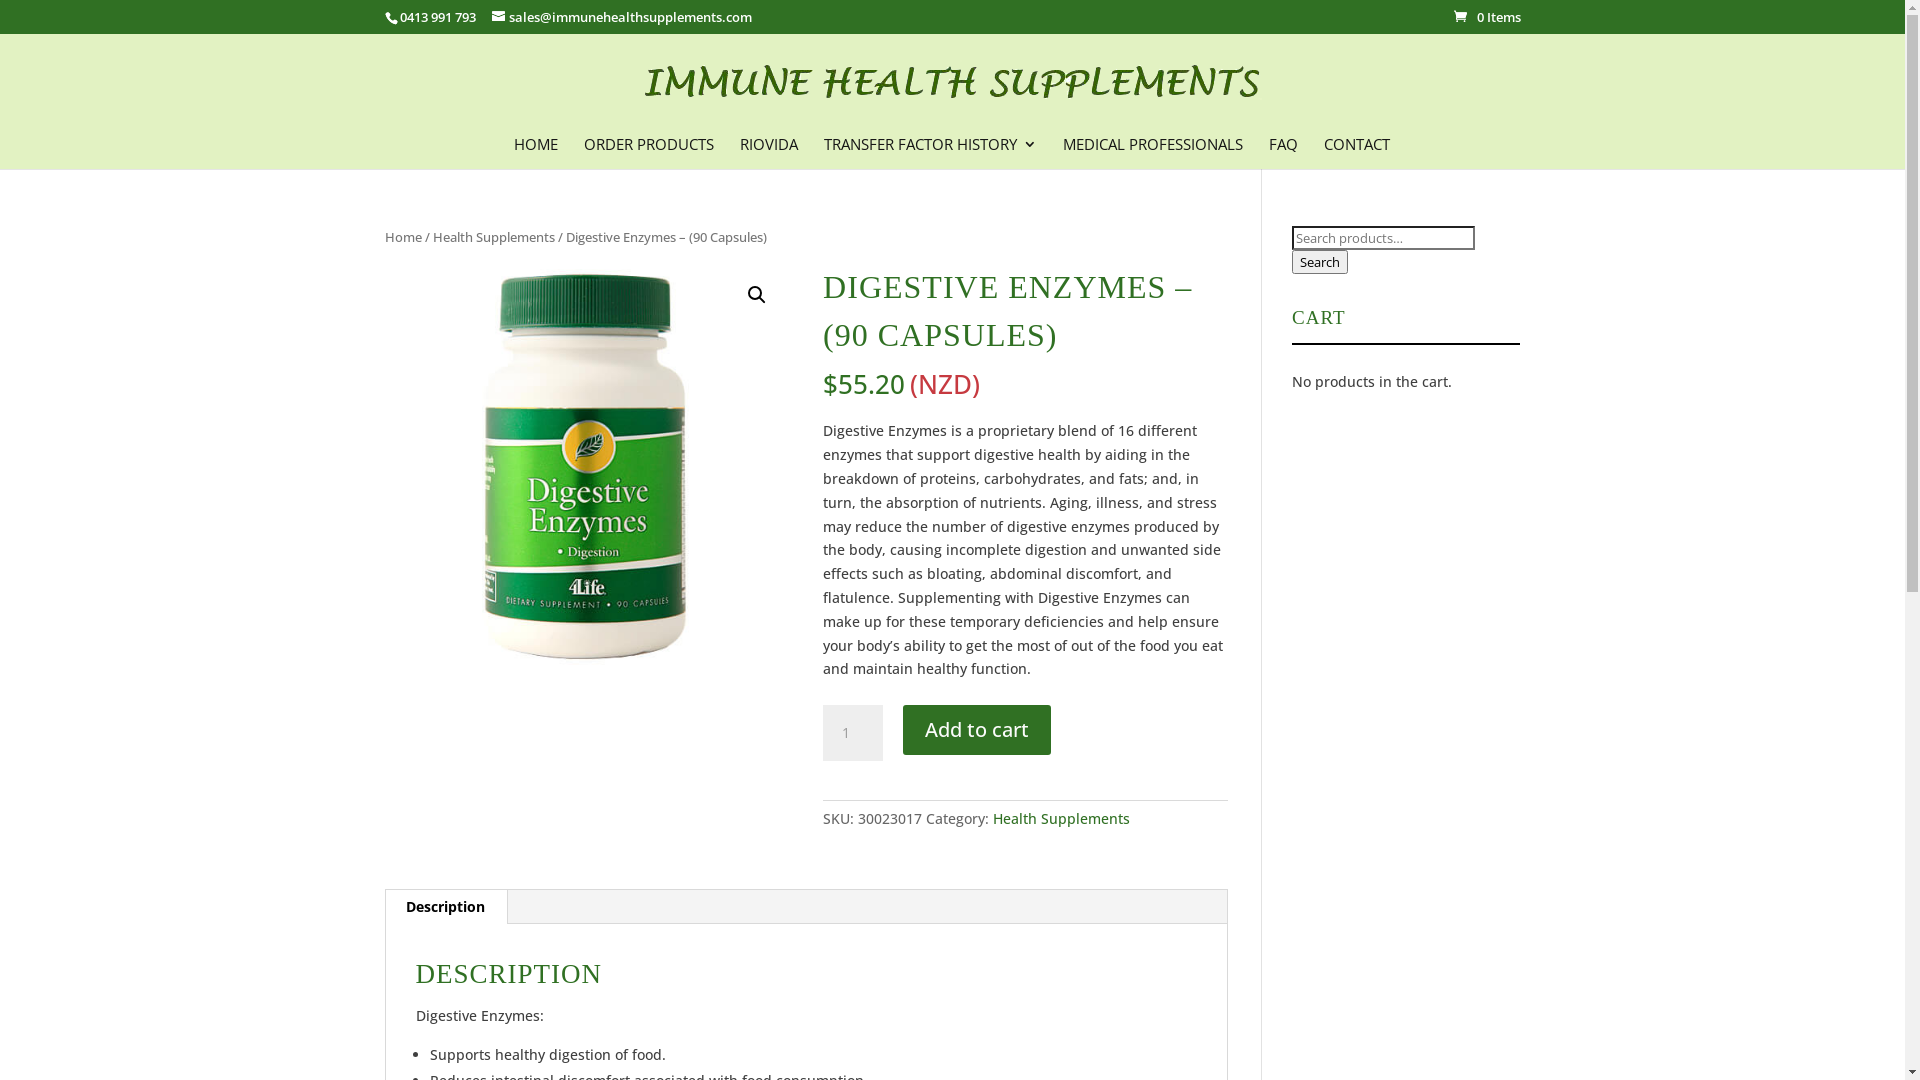 The image size is (1920, 1080). Describe the element at coordinates (767, 150) in the screenshot. I see `'RIOVIDA'` at that location.